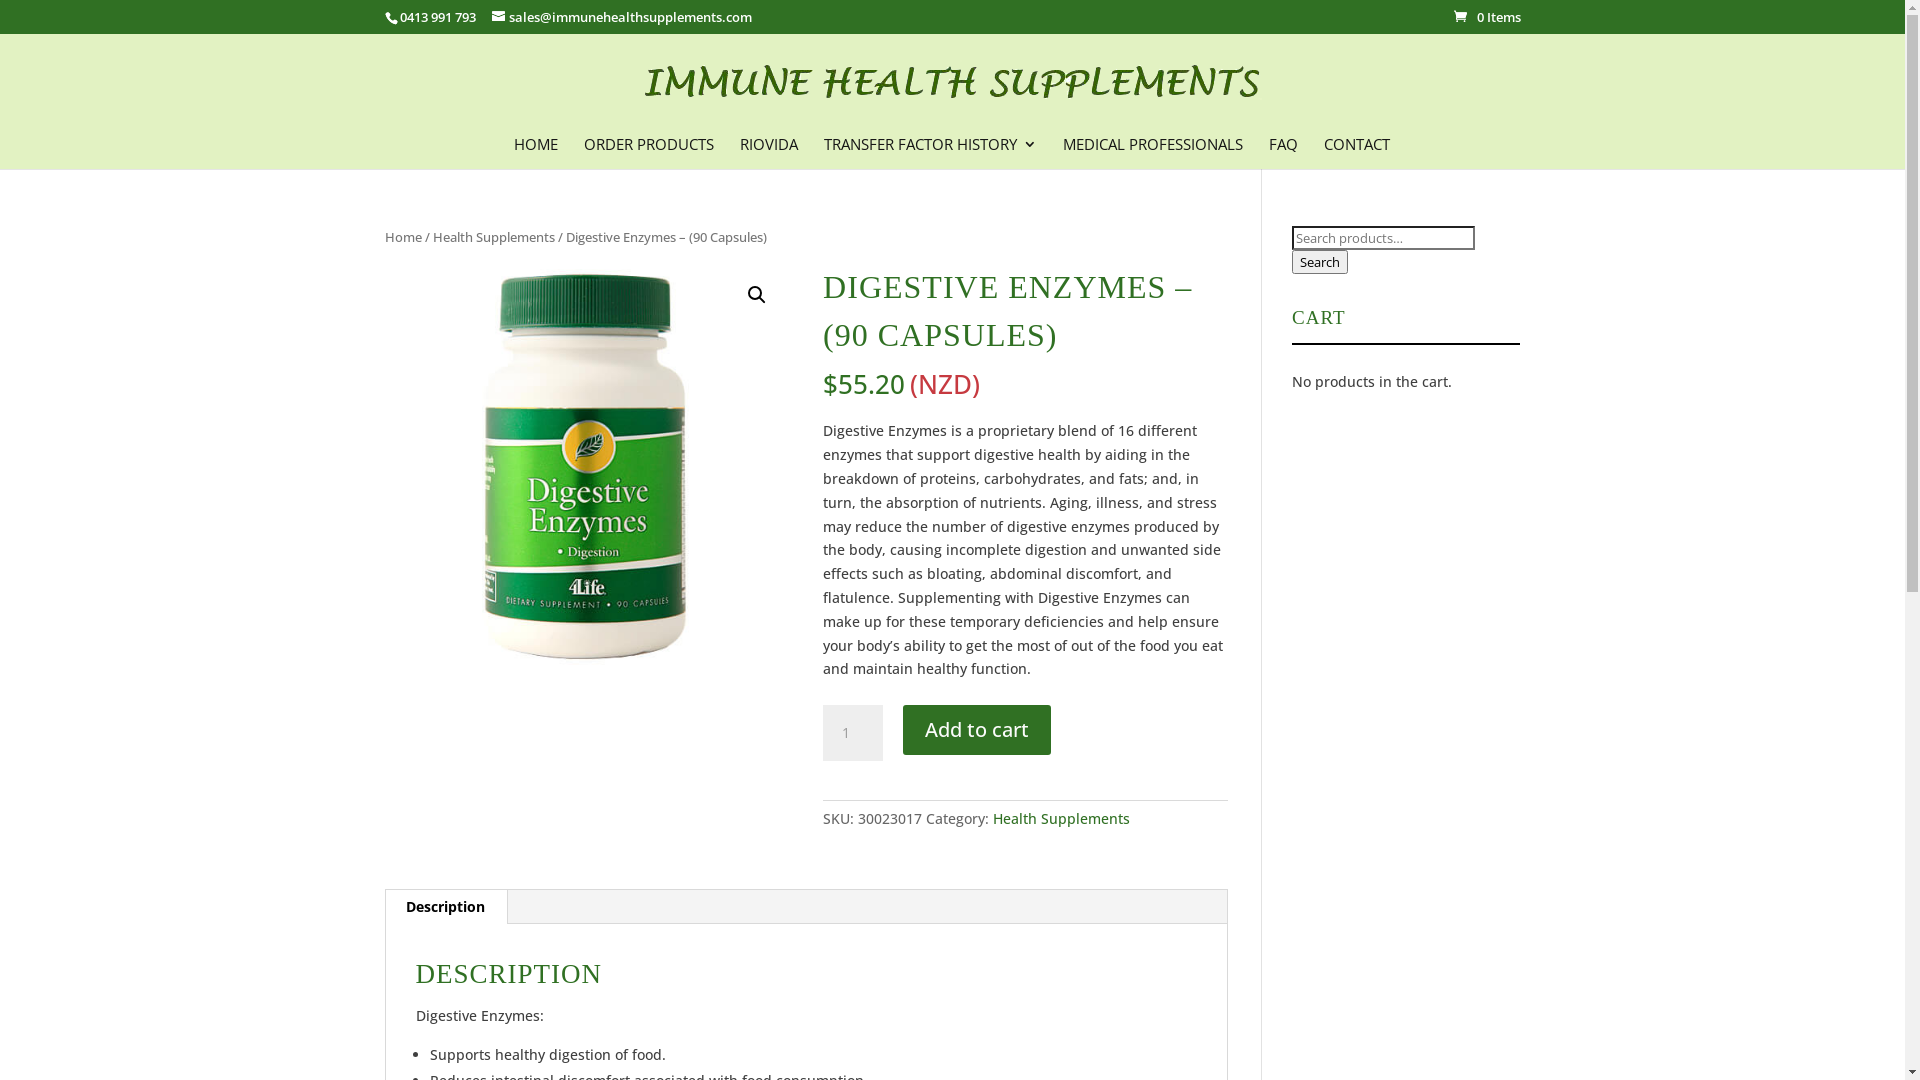 The image size is (1920, 1080). Describe the element at coordinates (767, 150) in the screenshot. I see `'RIOVIDA'` at that location.